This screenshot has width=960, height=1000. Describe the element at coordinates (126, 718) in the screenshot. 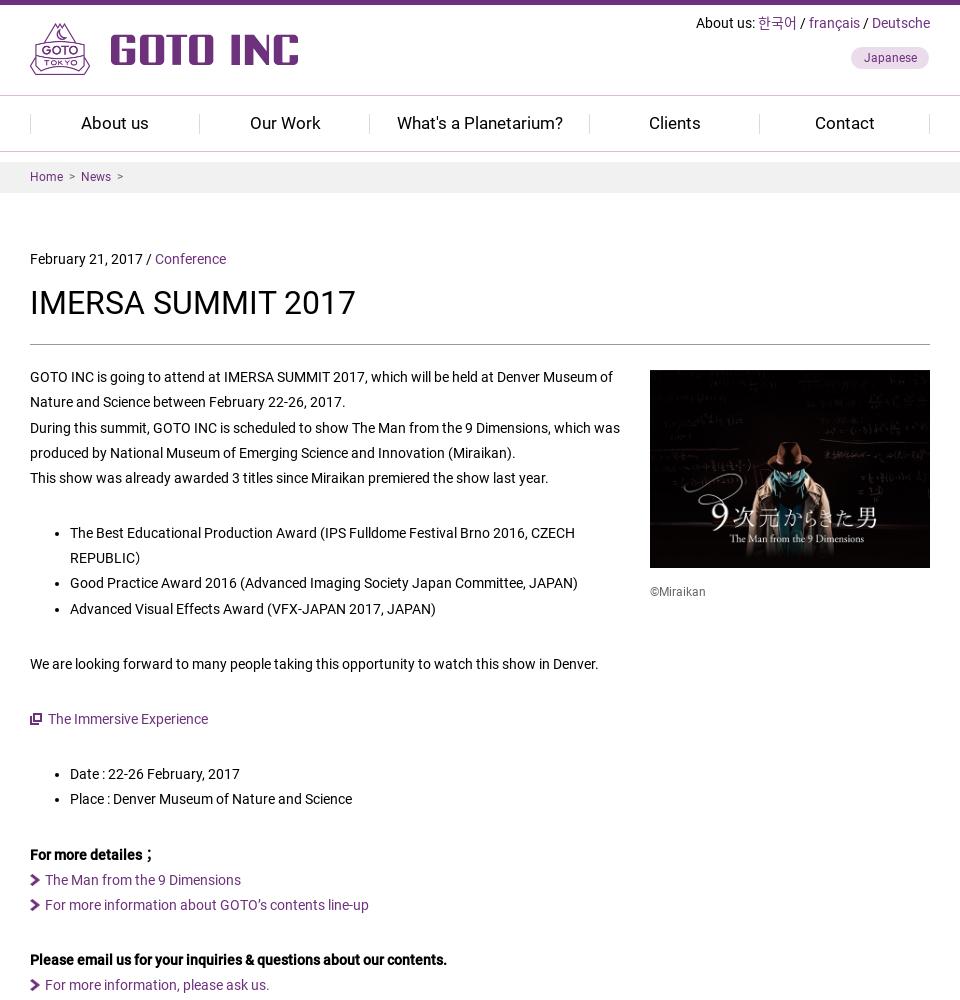

I see `'The Immersive Experience'` at that location.